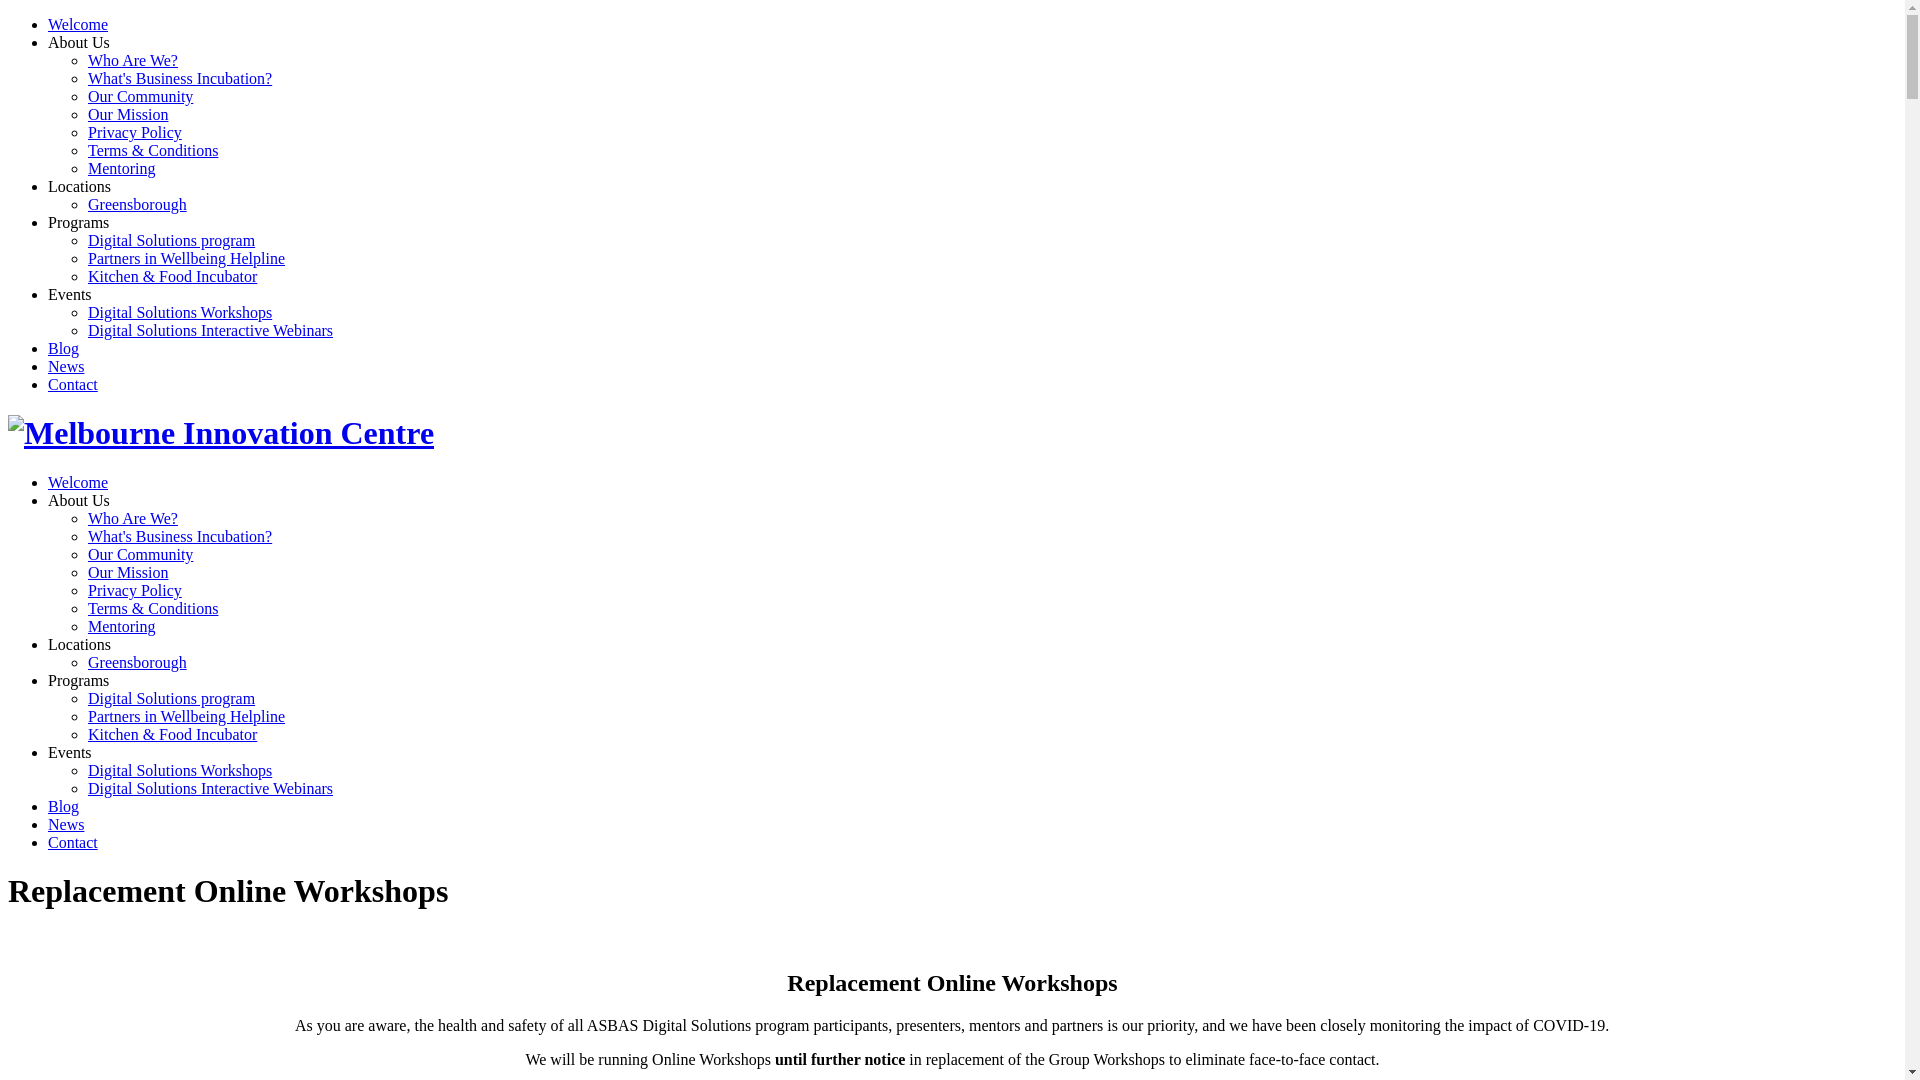 The width and height of the screenshot is (1920, 1080). What do you see at coordinates (63, 805) in the screenshot?
I see `'Blog'` at bounding box center [63, 805].